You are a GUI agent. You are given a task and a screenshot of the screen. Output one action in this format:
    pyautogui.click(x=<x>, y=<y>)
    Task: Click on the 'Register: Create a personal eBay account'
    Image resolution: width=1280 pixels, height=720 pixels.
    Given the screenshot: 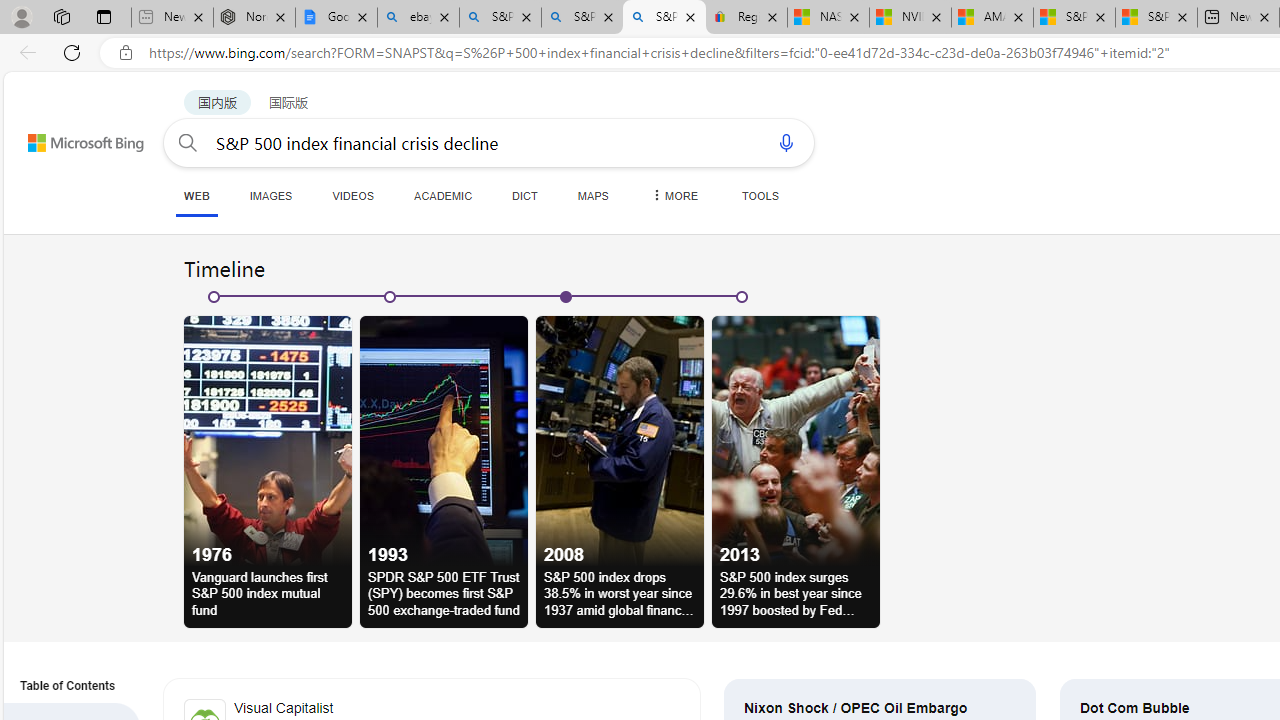 What is the action you would take?
    pyautogui.click(x=745, y=17)
    